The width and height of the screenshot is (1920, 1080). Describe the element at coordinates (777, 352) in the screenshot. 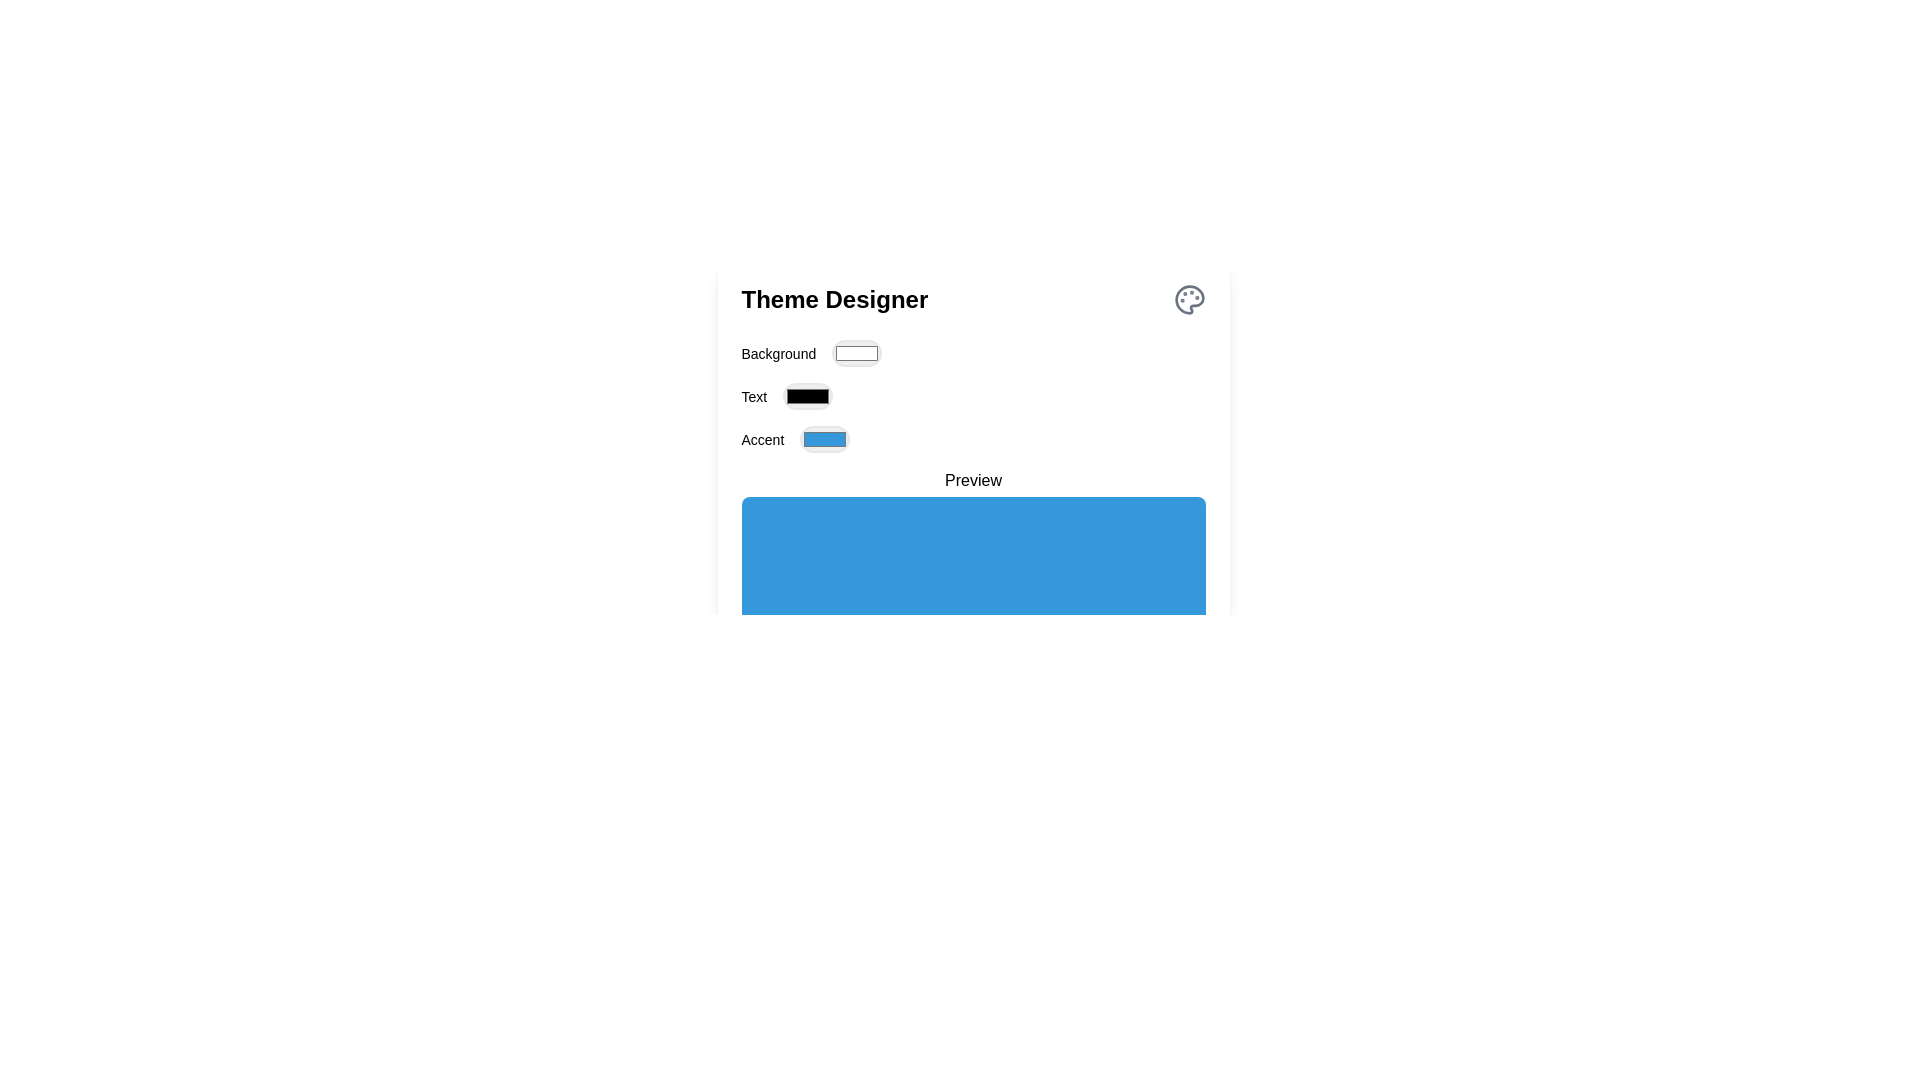

I see `the Text Label that describes the purpose of the adjacent color selection component located under the 'Theme Designer' title` at that location.